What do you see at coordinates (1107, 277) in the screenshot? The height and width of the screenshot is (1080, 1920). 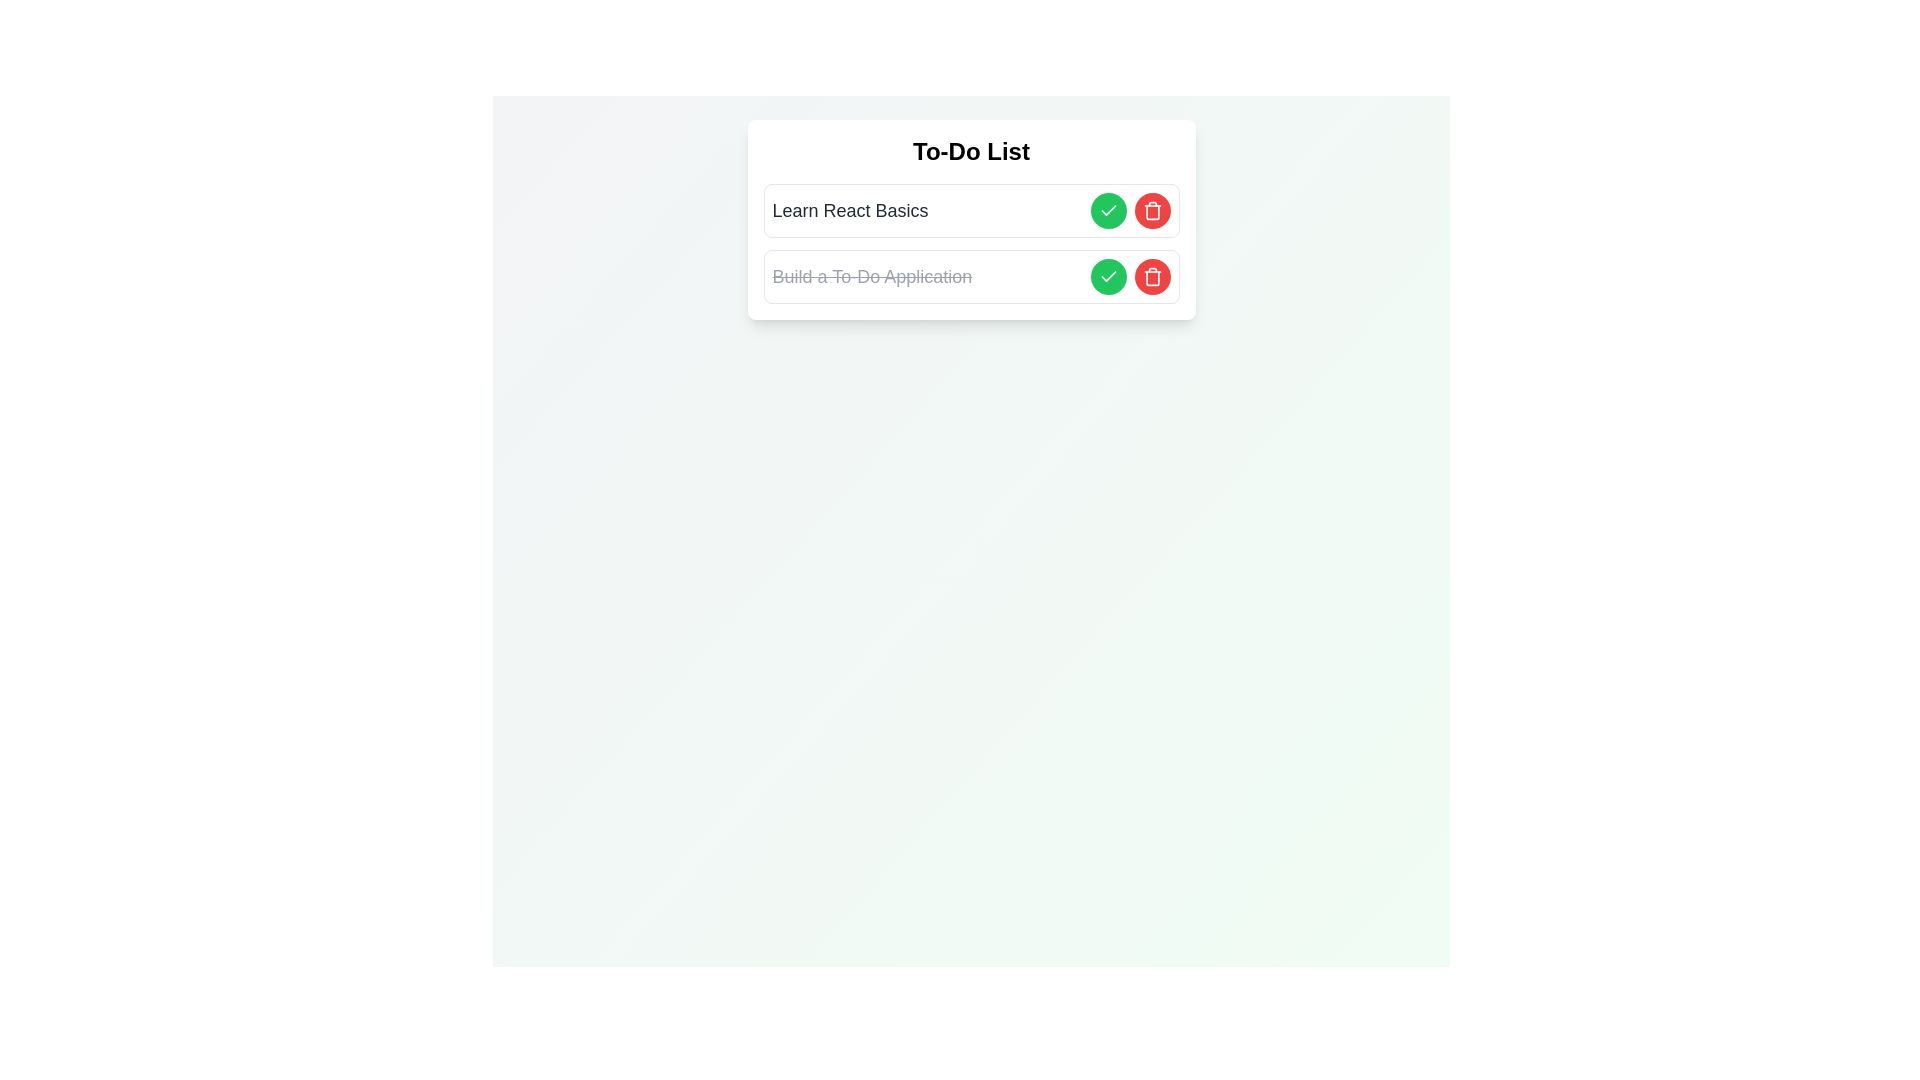 I see `the green button to the right of the task item labeled 'Build a To-Do Application' to mark the task as completed` at bounding box center [1107, 277].